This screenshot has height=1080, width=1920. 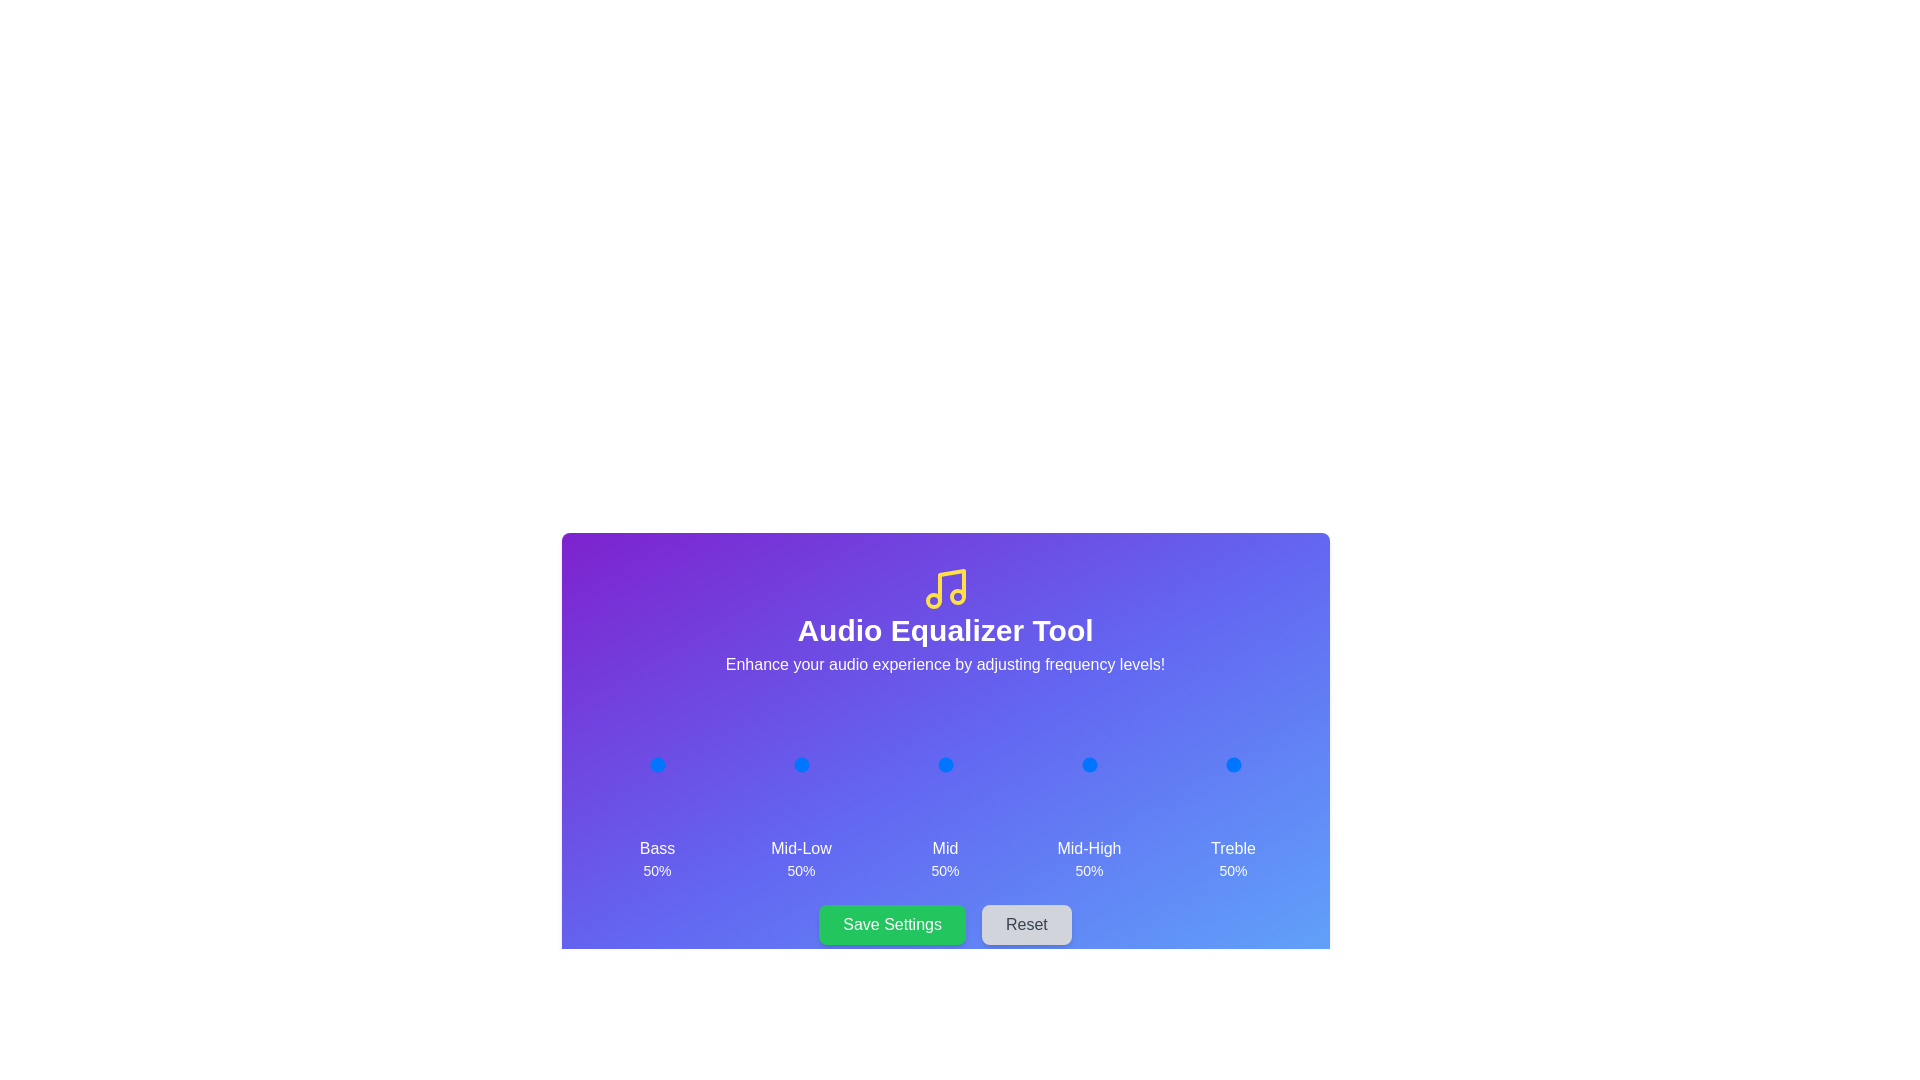 What do you see at coordinates (820, 764) in the screenshot?
I see `the 1 slider to 79%` at bounding box center [820, 764].